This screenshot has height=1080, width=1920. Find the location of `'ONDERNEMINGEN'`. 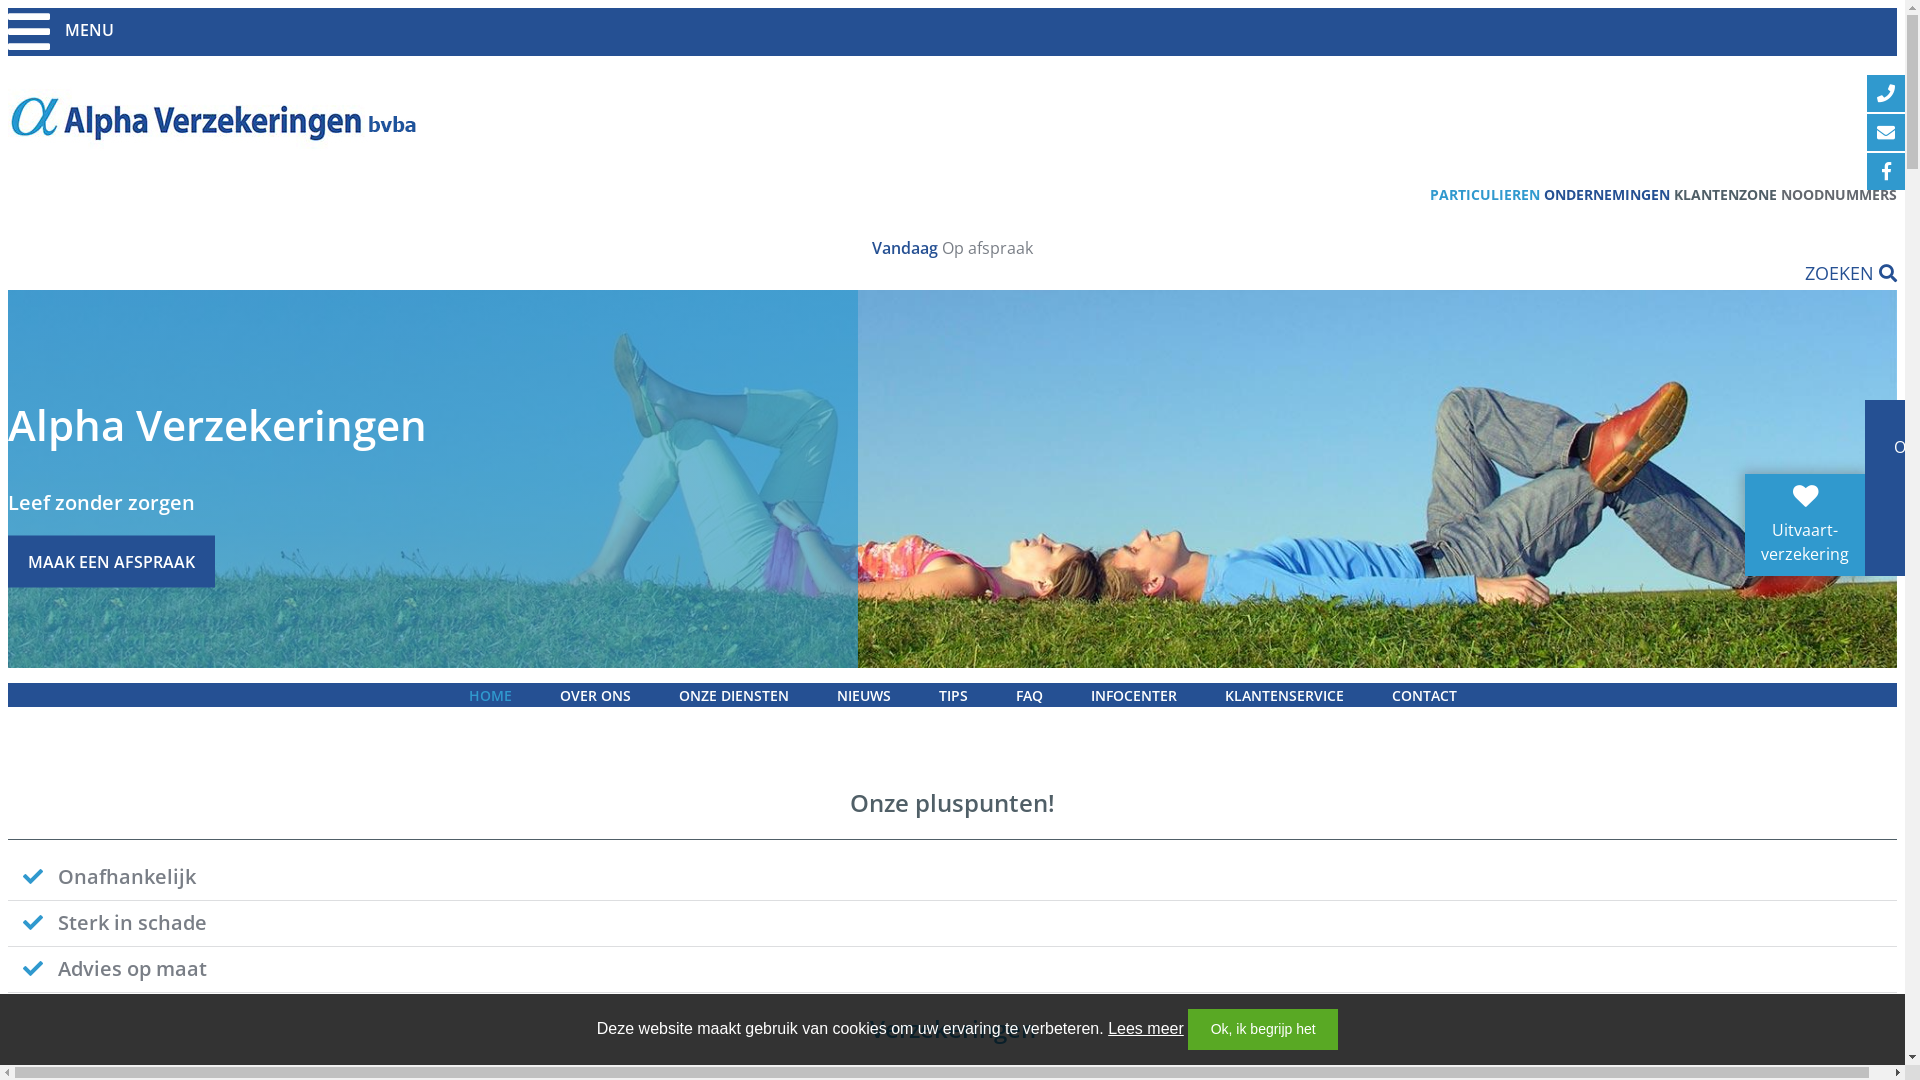

'ONDERNEMINGEN' is located at coordinates (1607, 194).